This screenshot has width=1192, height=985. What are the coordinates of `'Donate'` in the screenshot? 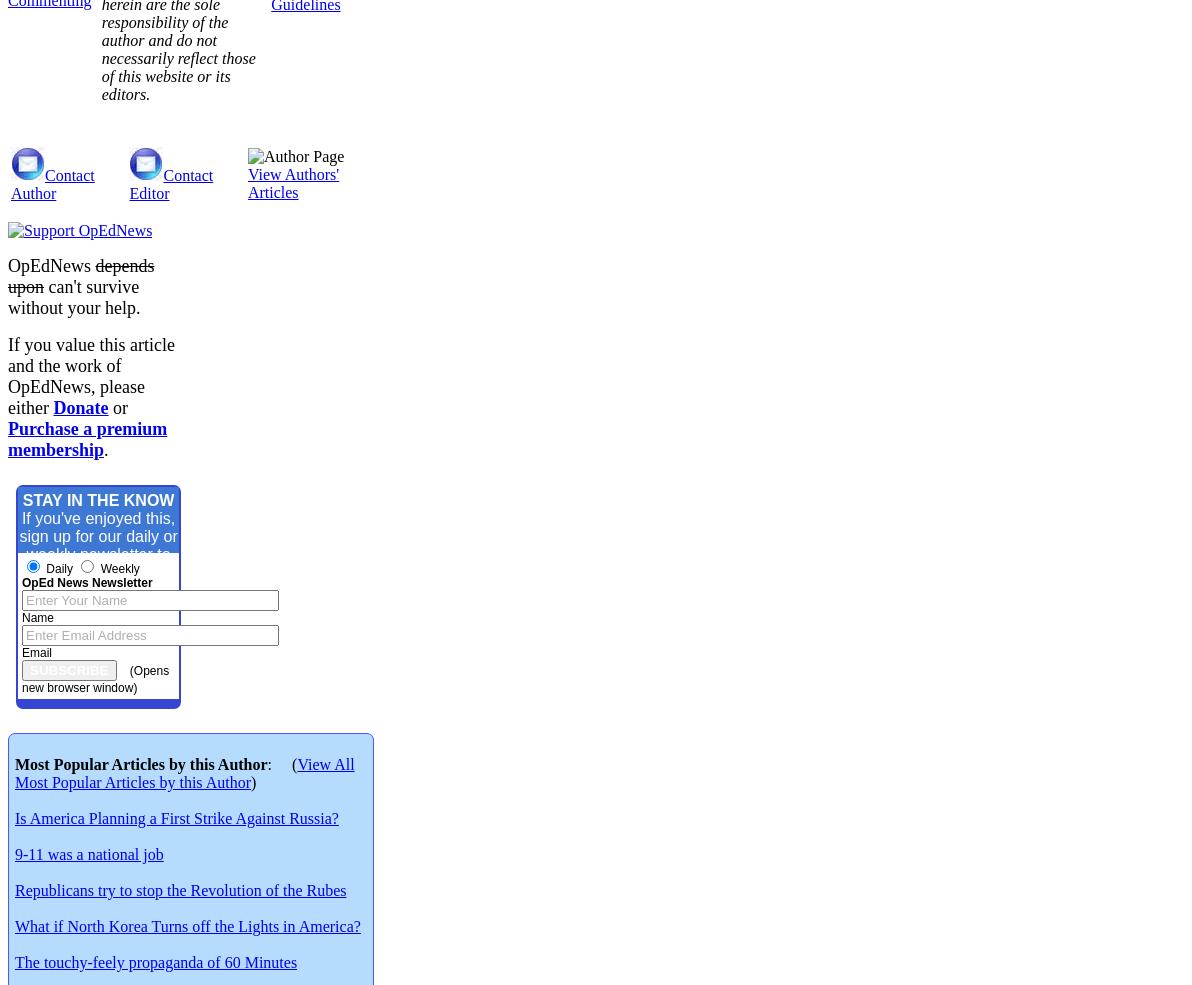 It's located at (52, 406).